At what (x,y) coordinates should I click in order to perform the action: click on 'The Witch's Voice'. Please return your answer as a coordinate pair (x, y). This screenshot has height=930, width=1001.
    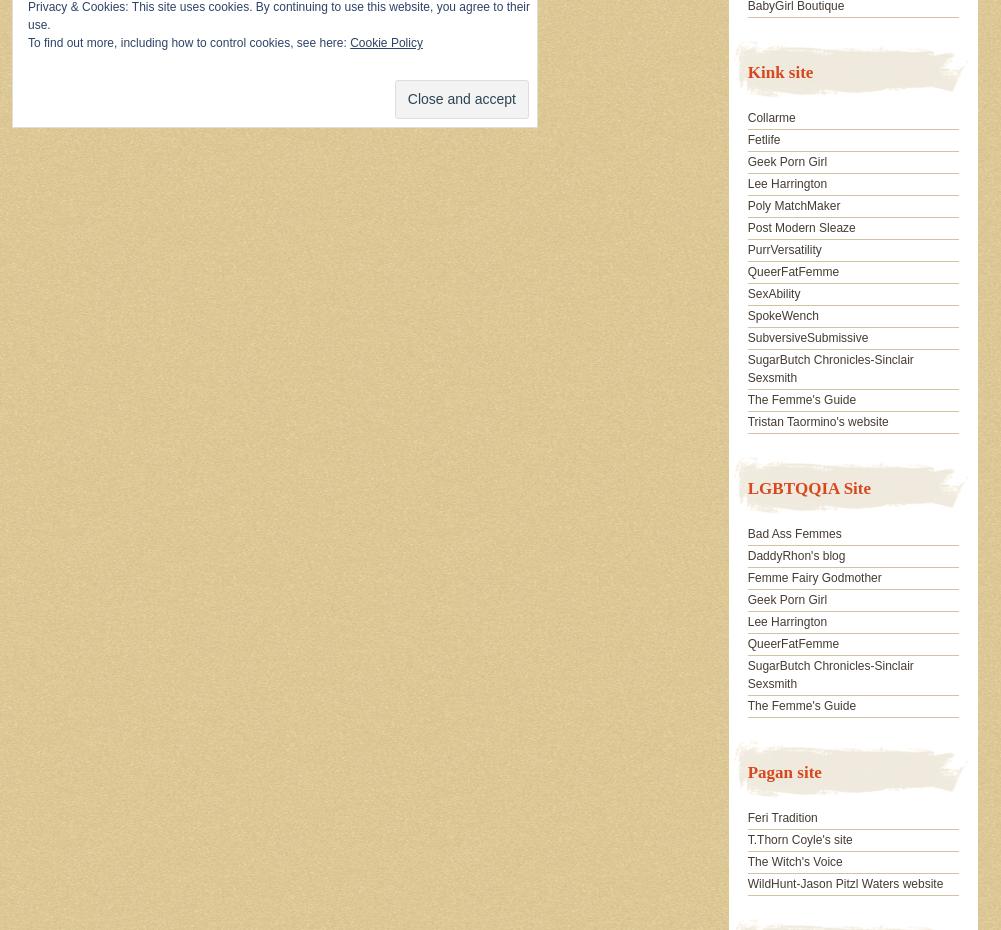
    Looking at the image, I should click on (747, 862).